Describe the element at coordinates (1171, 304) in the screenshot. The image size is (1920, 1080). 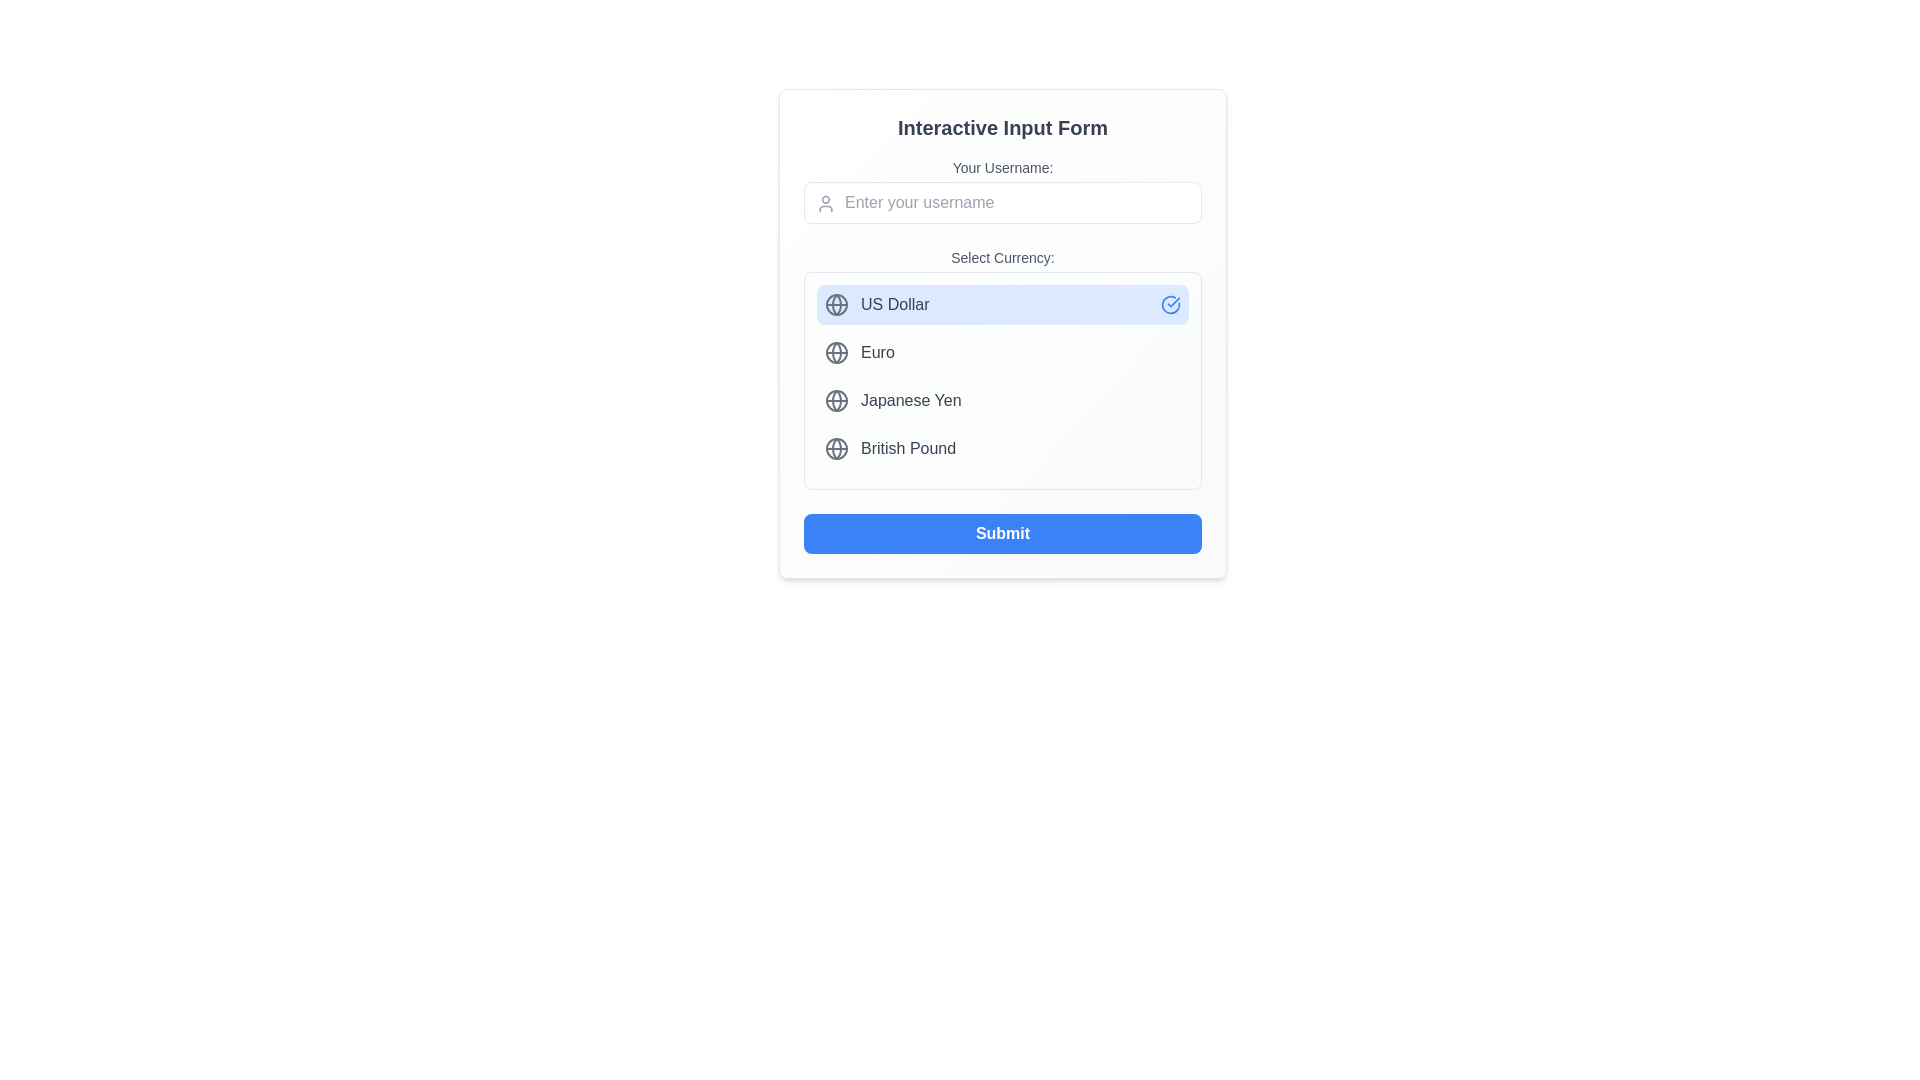
I see `the circular checkmark icon with a blue outline and a white background, positioned inside the US Dollar currency selection field, towards the right end of the 'US Dollar' text` at that location.